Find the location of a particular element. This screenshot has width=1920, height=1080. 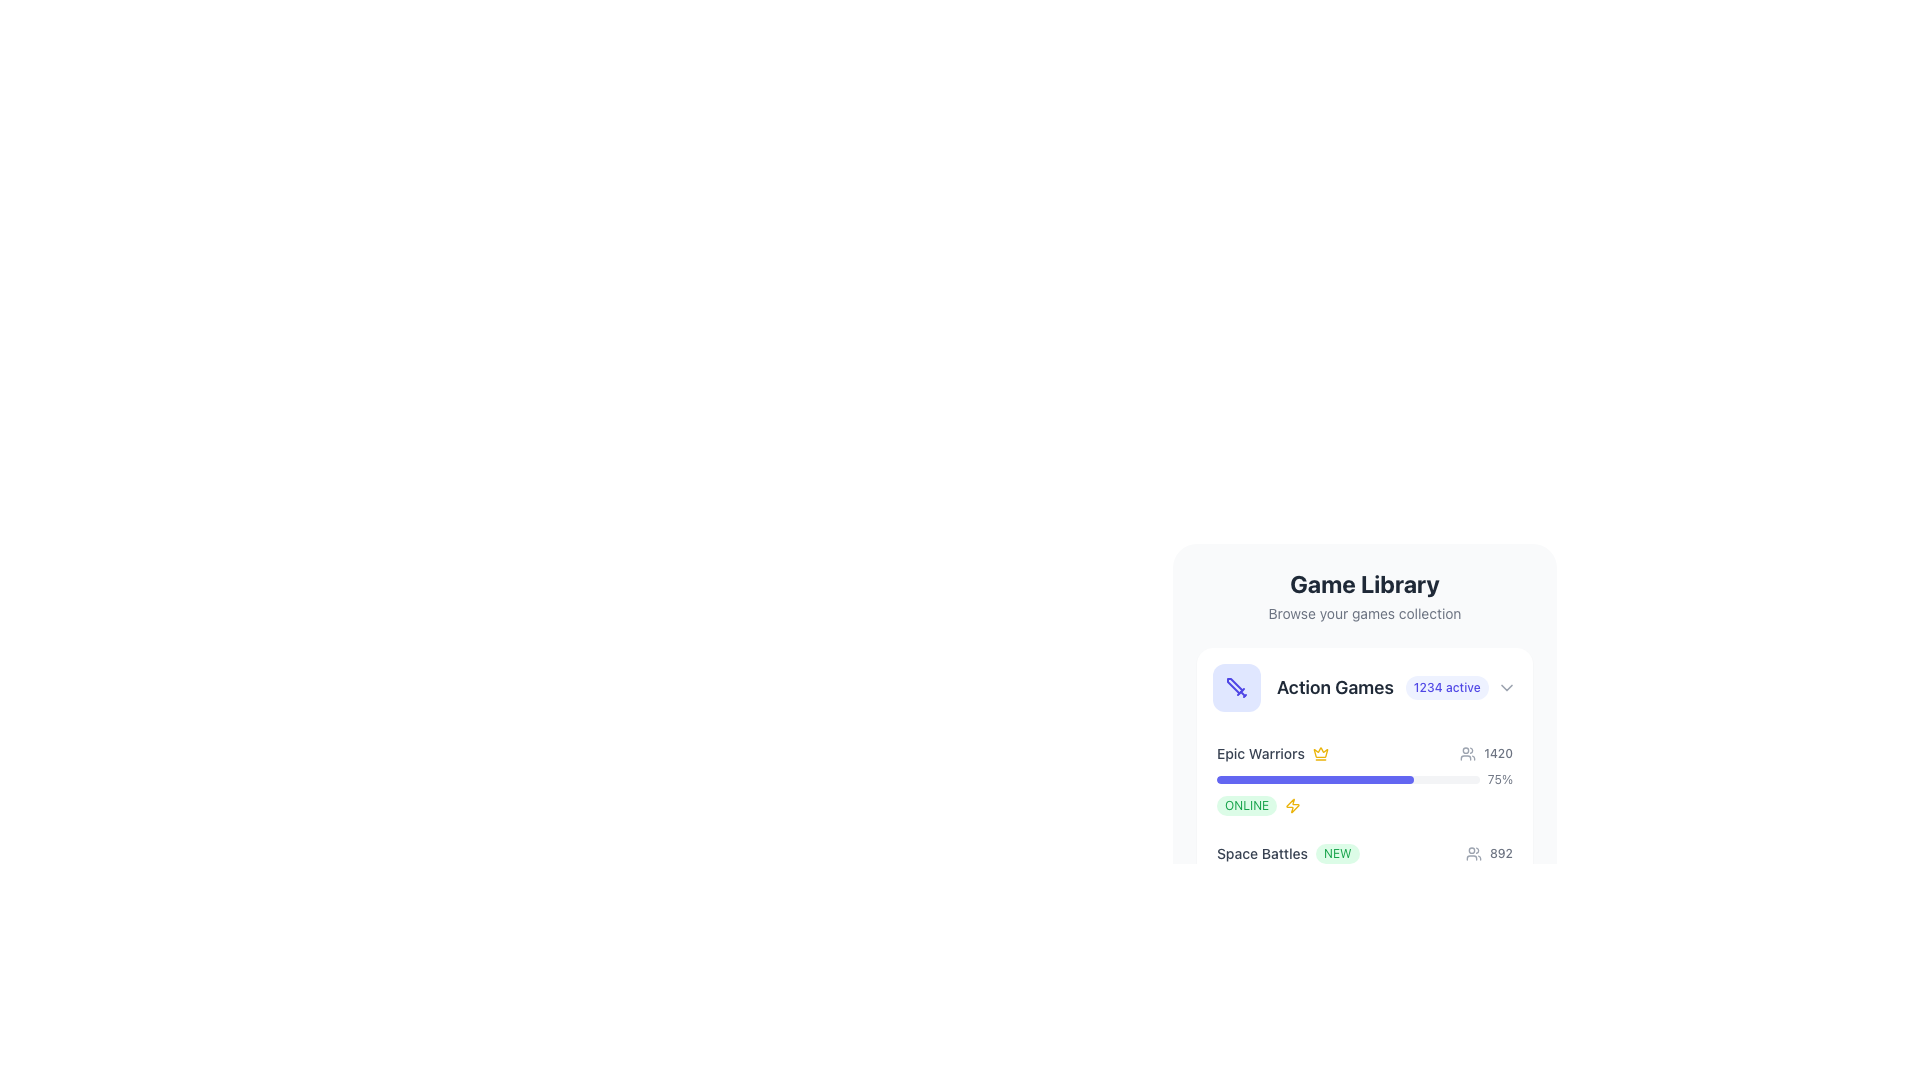

the static text display showing '1420' with an accompanying icon of a group of people, located to the right of 'Epic Warriors' is located at coordinates (1486, 753).